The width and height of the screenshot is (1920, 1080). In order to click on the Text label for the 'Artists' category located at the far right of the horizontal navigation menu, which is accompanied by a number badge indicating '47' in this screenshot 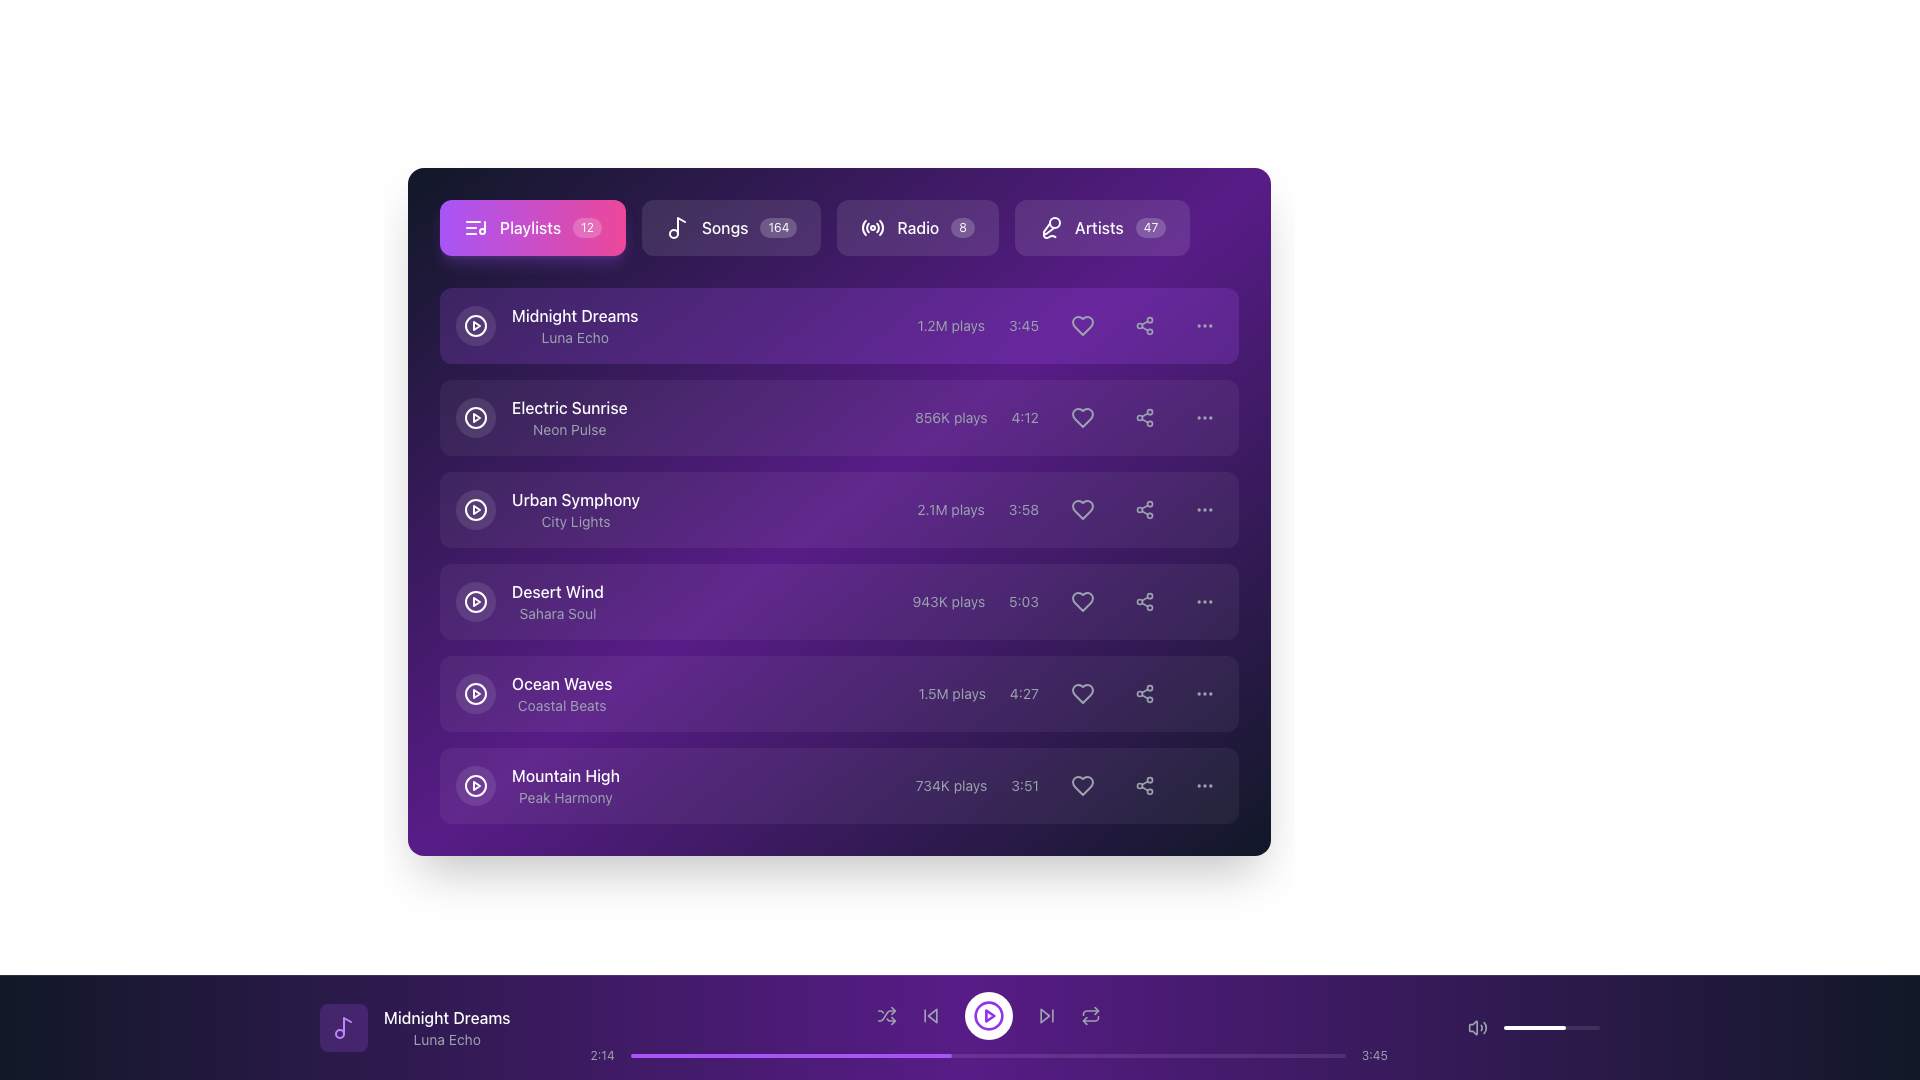, I will do `click(1098, 226)`.